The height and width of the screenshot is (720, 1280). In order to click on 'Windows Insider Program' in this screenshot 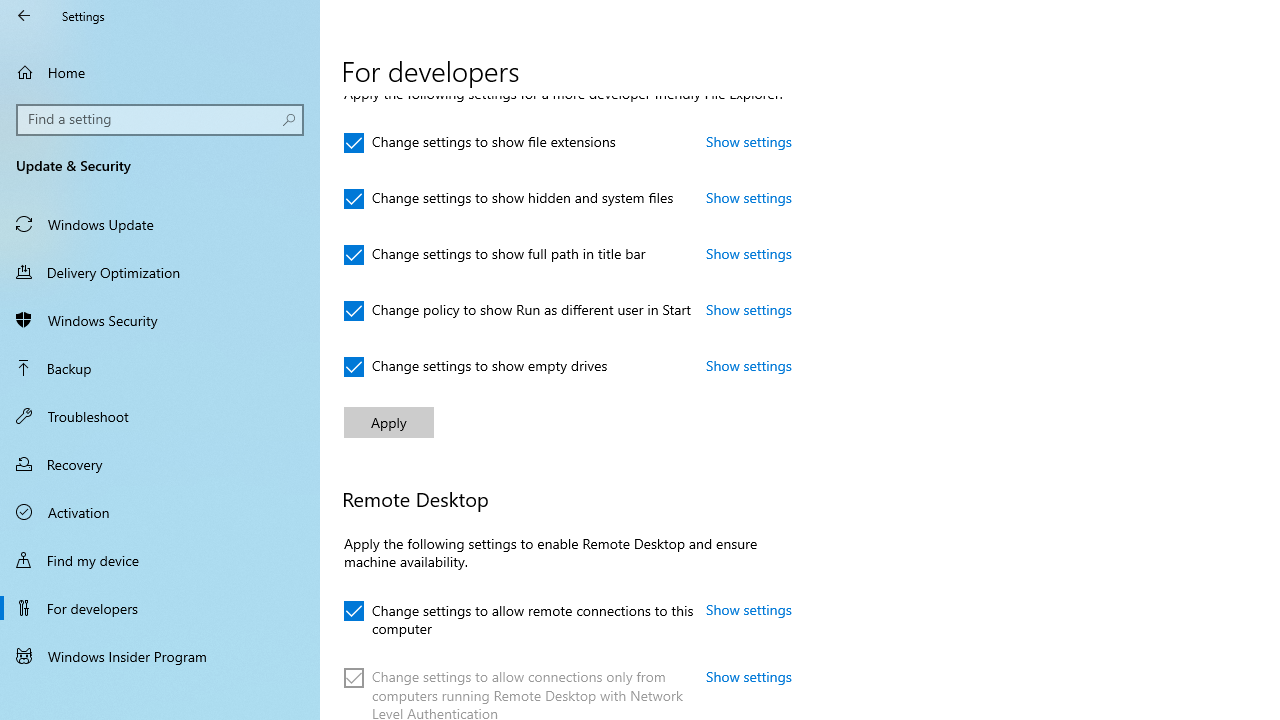, I will do `click(160, 655)`.